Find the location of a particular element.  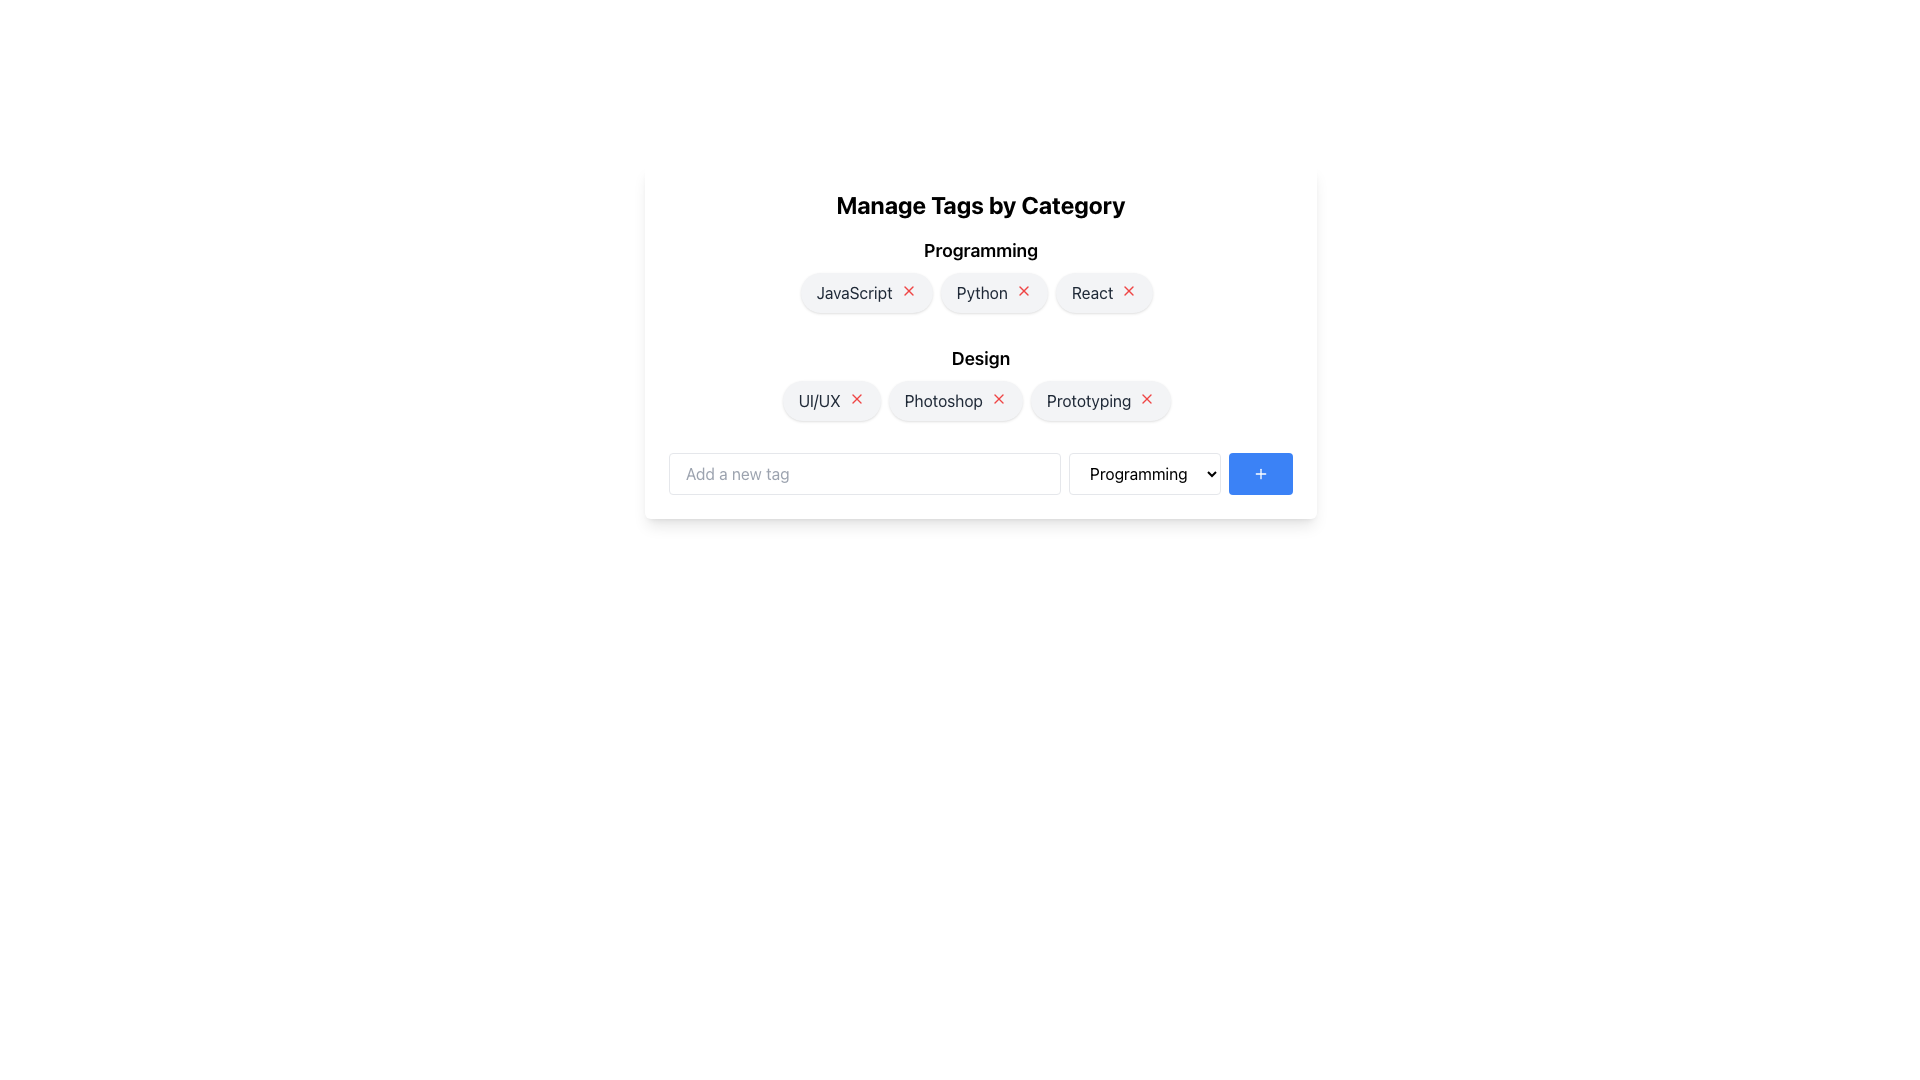

the small red-colored icon with an 'X' symbol located to the right of the 'Prototyping' tag under the 'Design' section to trigger the styling change is located at coordinates (1147, 398).